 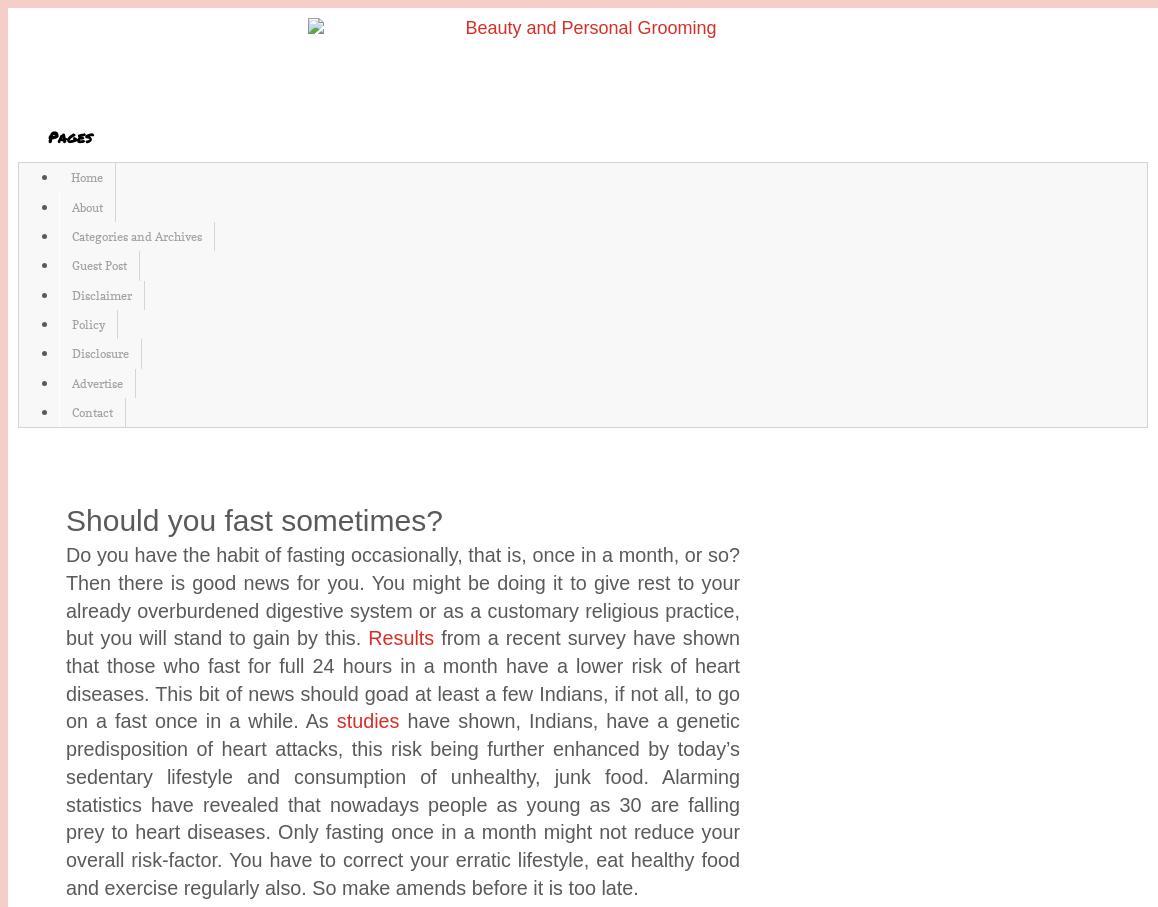 I want to click on 'studies', so click(x=366, y=720).